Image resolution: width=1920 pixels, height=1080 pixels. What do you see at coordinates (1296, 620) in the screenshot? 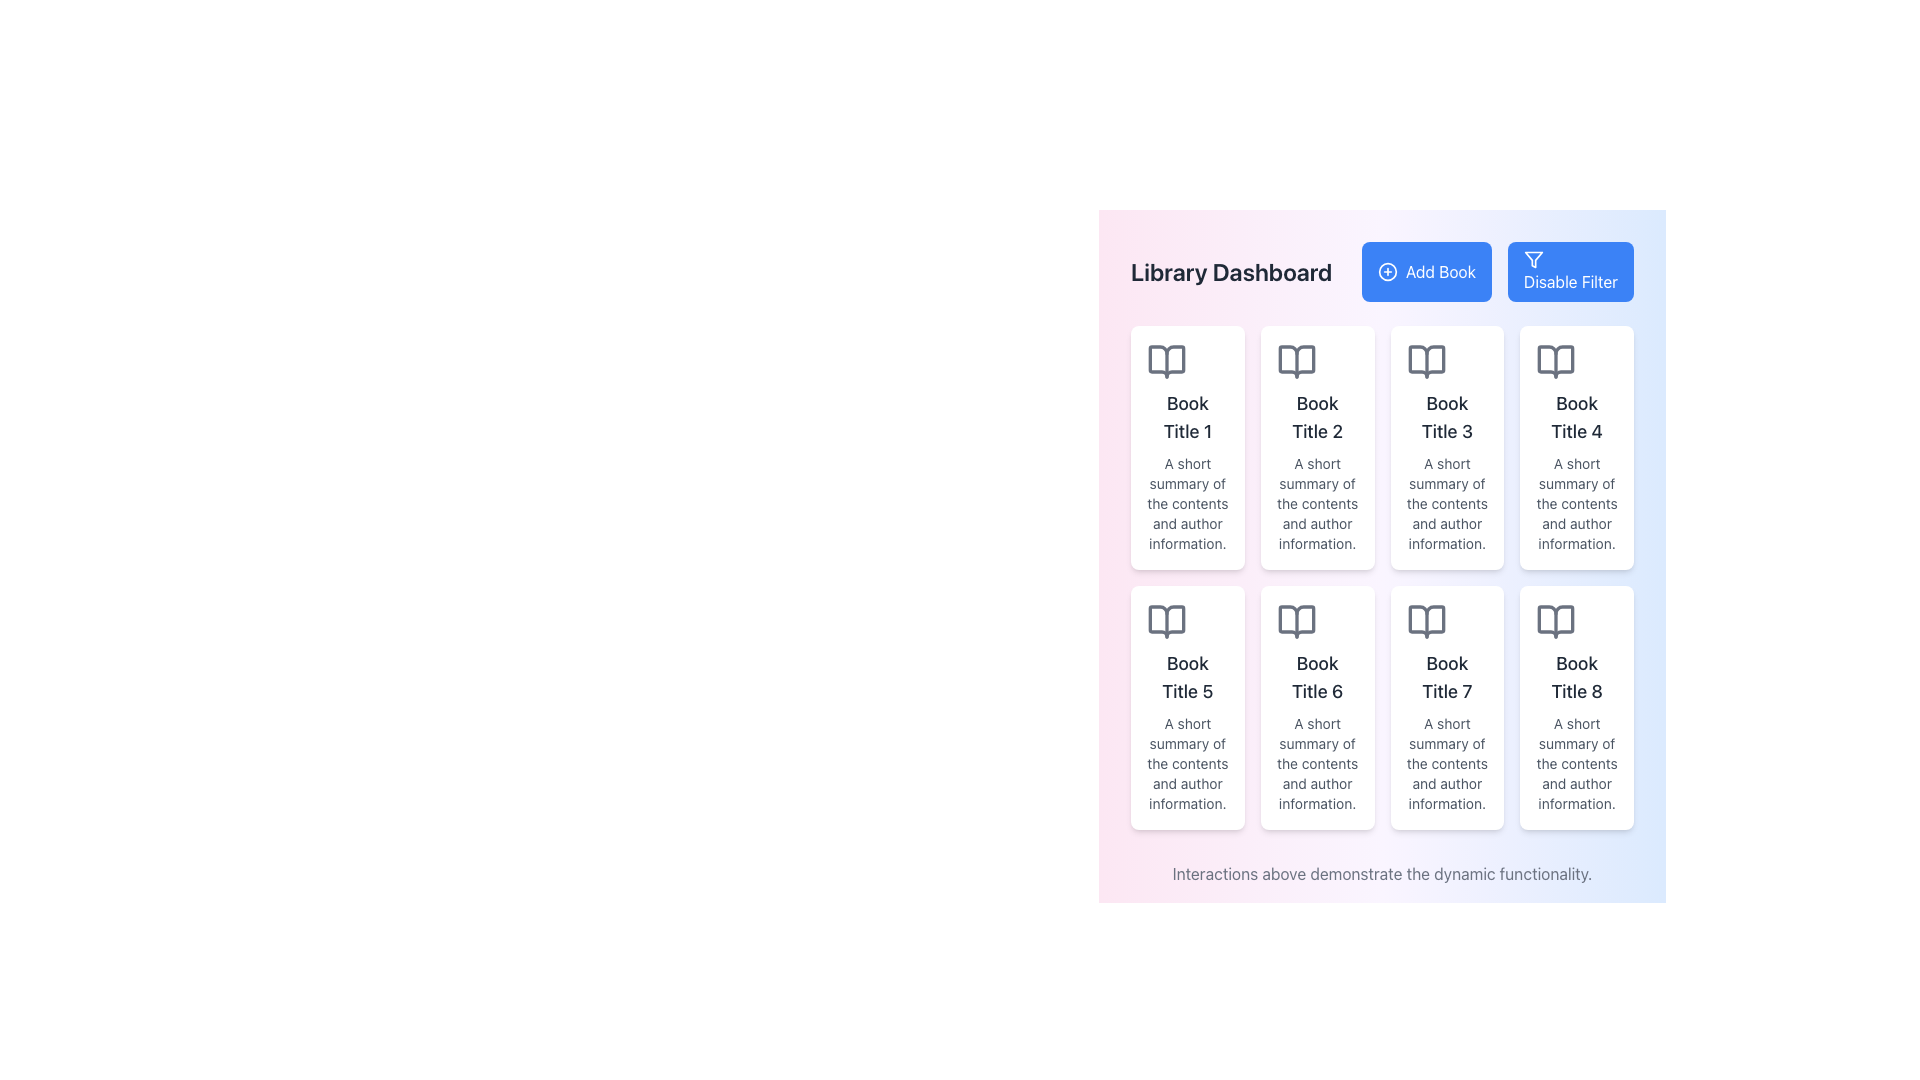
I see `the open book icon located at the top of the card labeled 'Book Title 6' in the second row, third column of the grid layout` at bounding box center [1296, 620].